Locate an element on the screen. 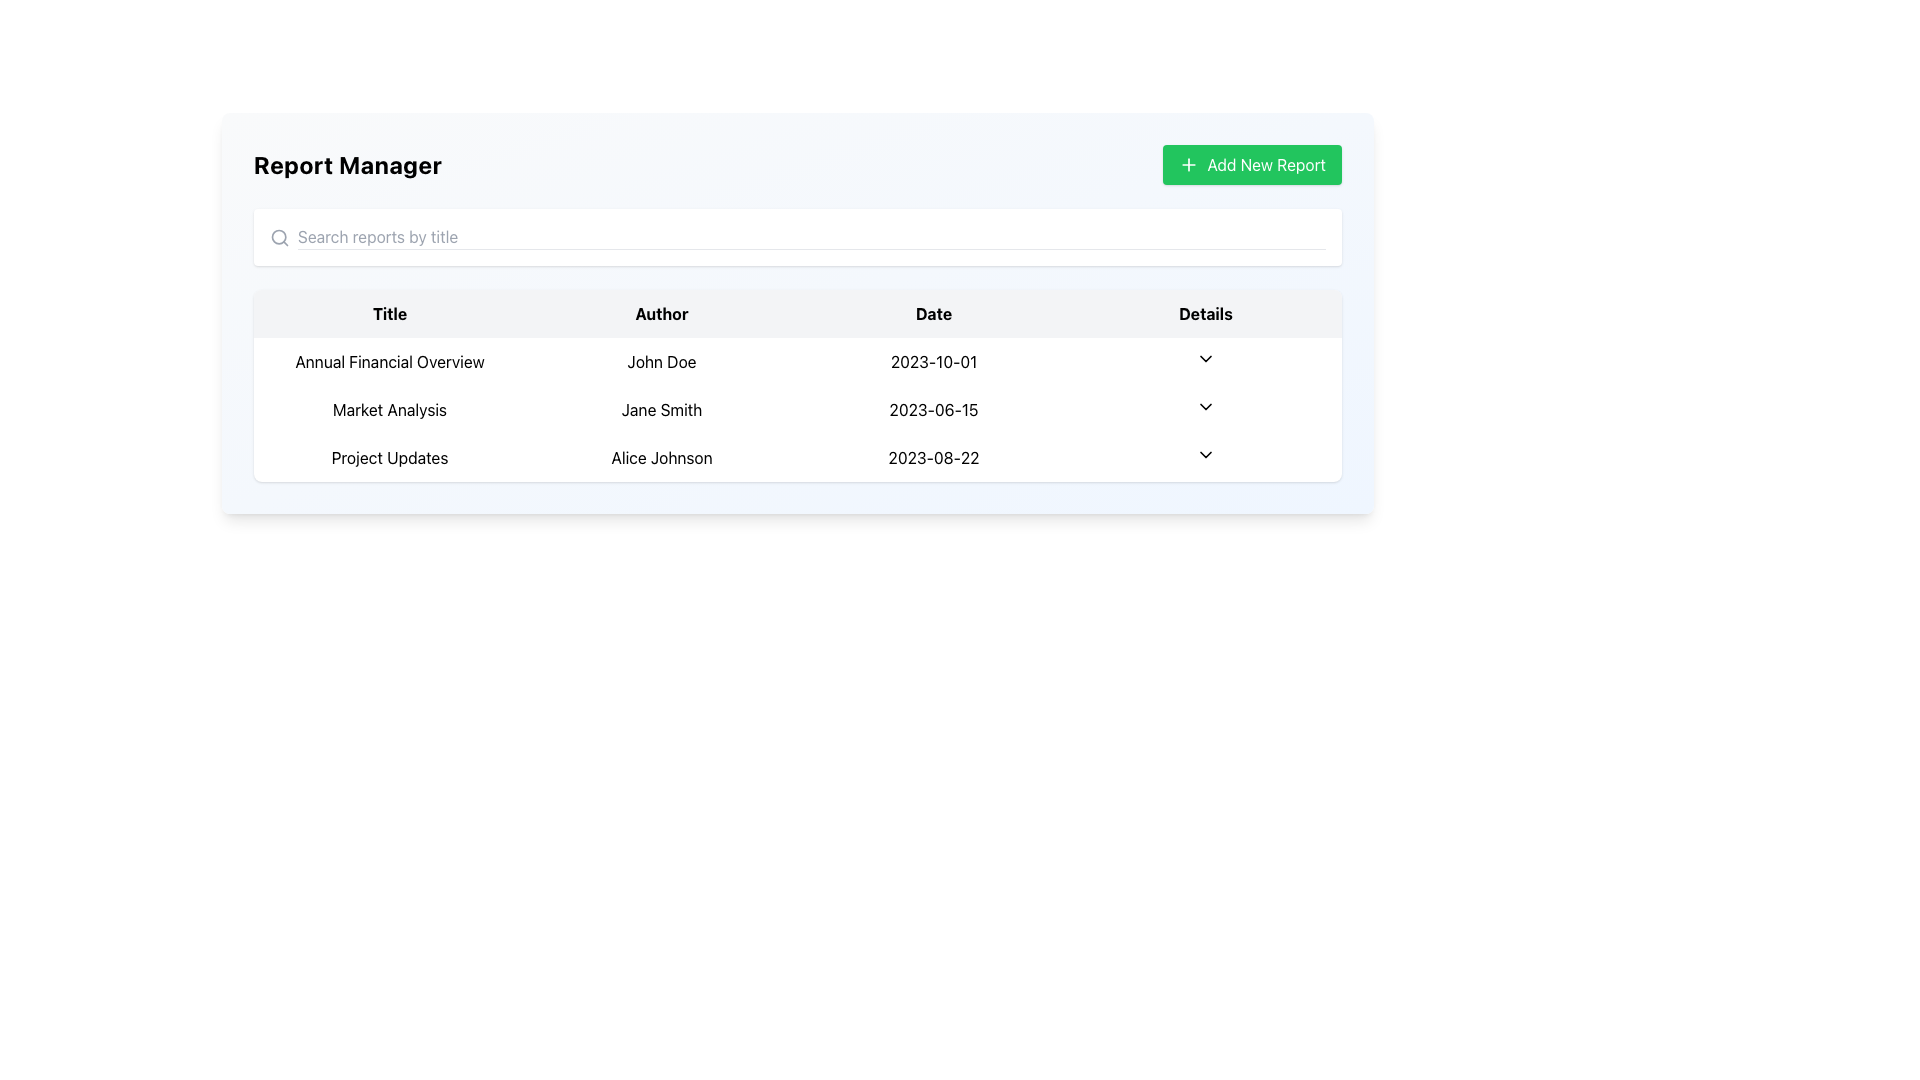  the triangular downward pointing arrow icon located in the 'Details' column of the row labeled 'Annual Financial Overview' to trigger a tooltip if applicable is located at coordinates (1204, 362).